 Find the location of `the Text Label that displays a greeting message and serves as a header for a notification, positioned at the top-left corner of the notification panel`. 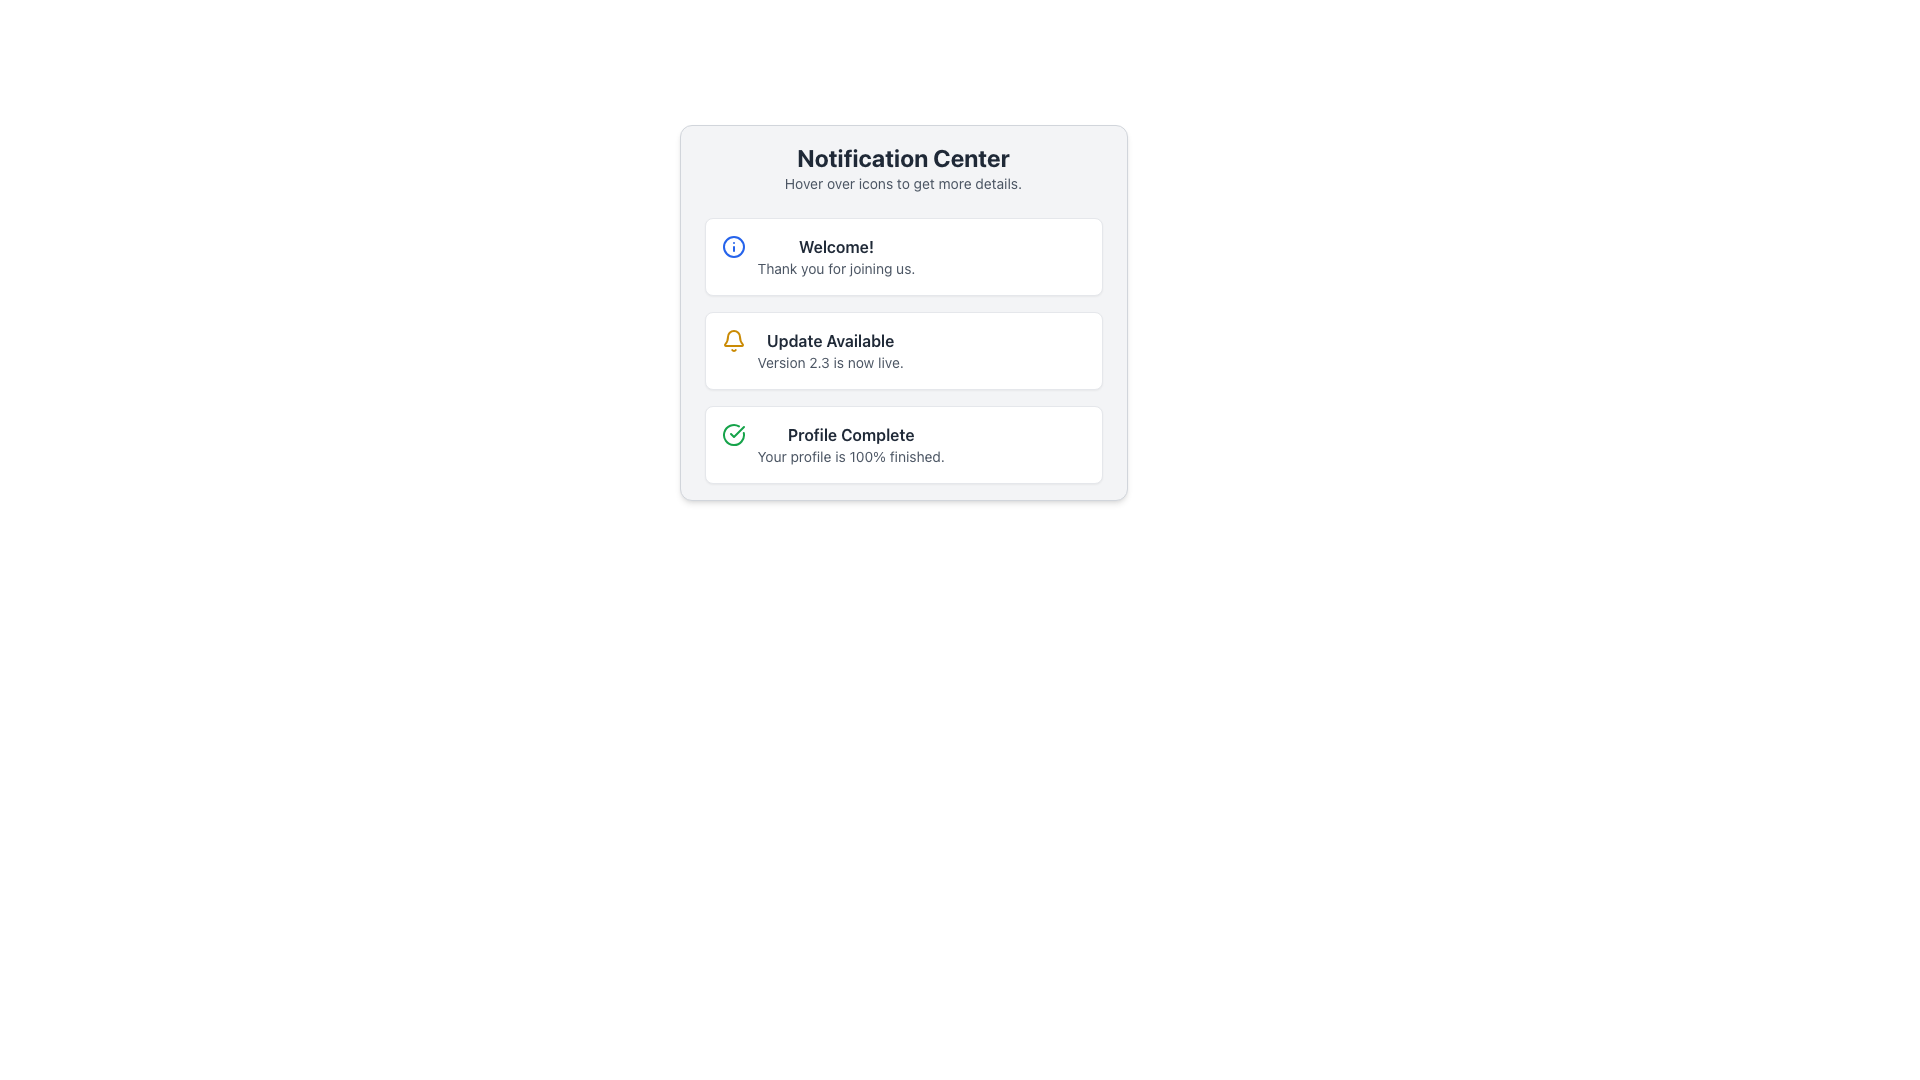

the Text Label that displays a greeting message and serves as a header for a notification, positioned at the top-left corner of the notification panel is located at coordinates (836, 245).